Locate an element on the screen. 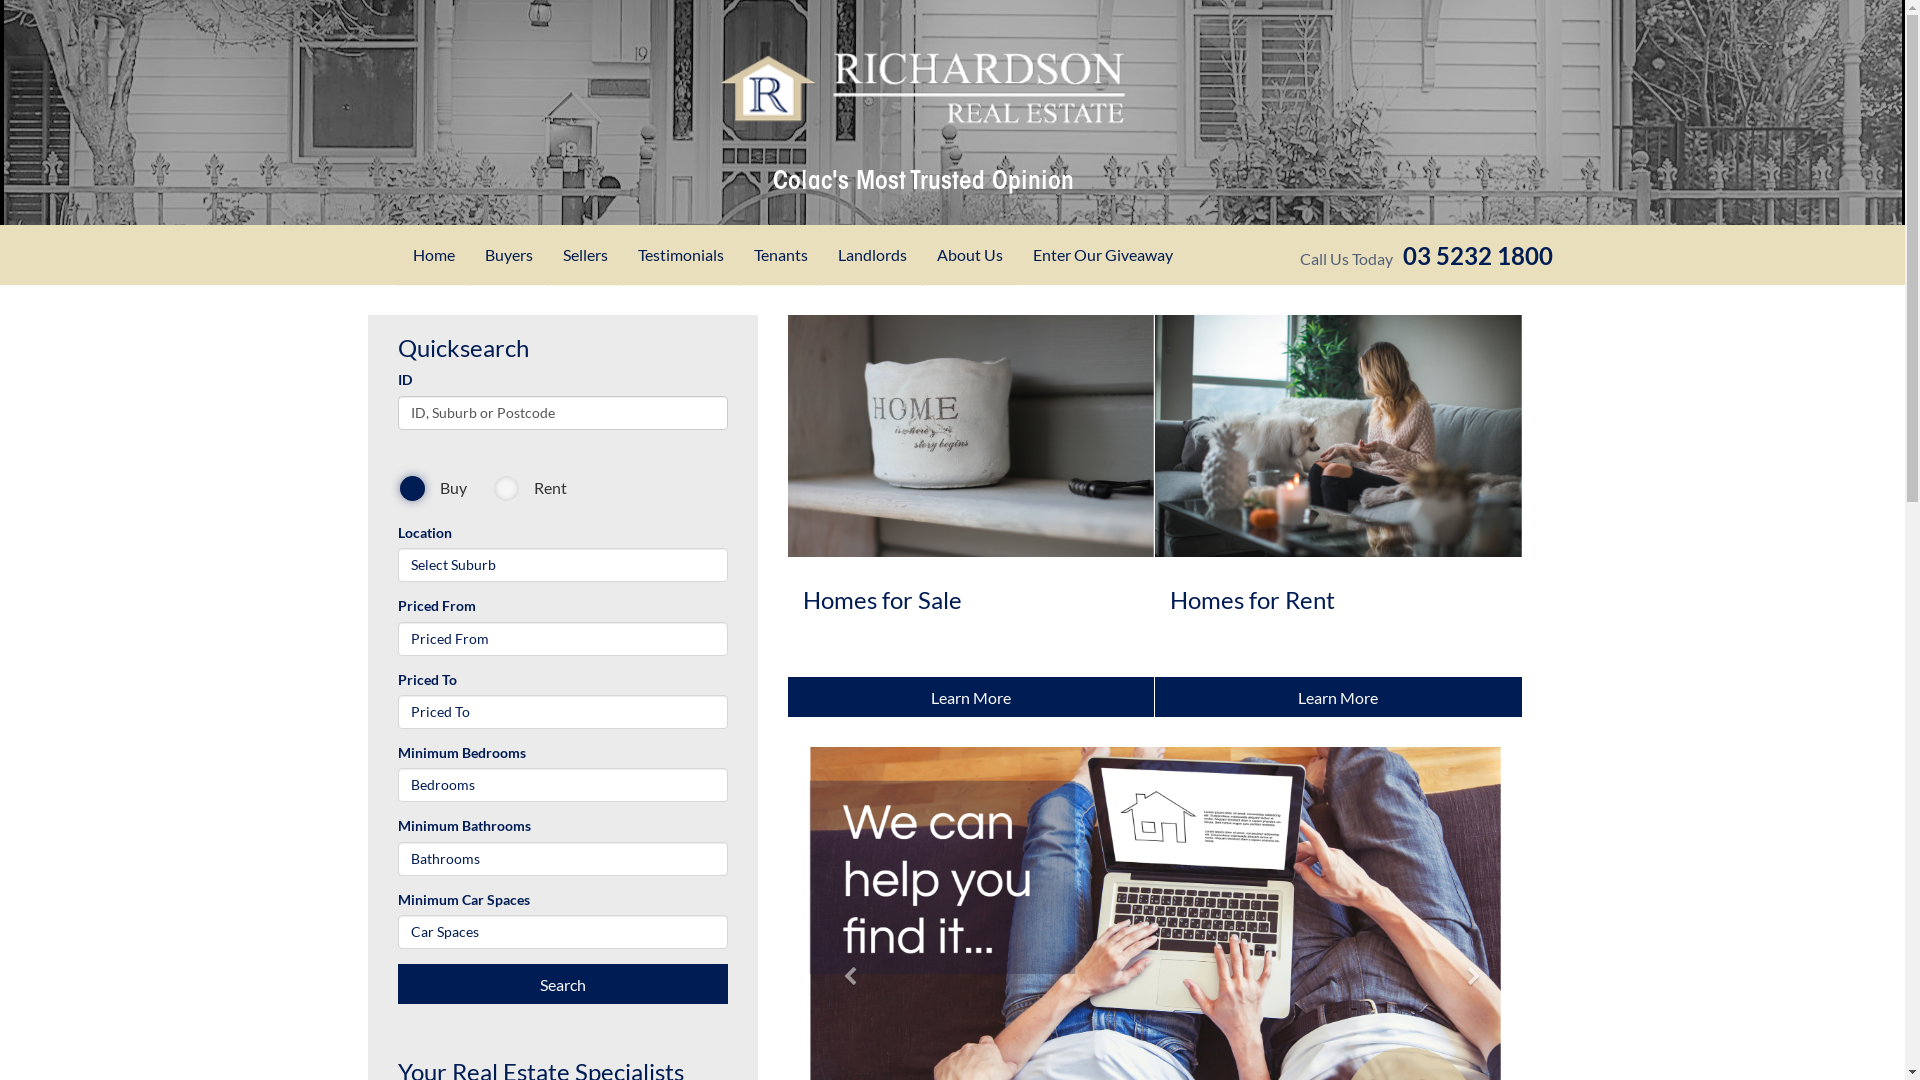 This screenshot has height=1080, width=1920. 'Homes for Sale is located at coordinates (971, 515).